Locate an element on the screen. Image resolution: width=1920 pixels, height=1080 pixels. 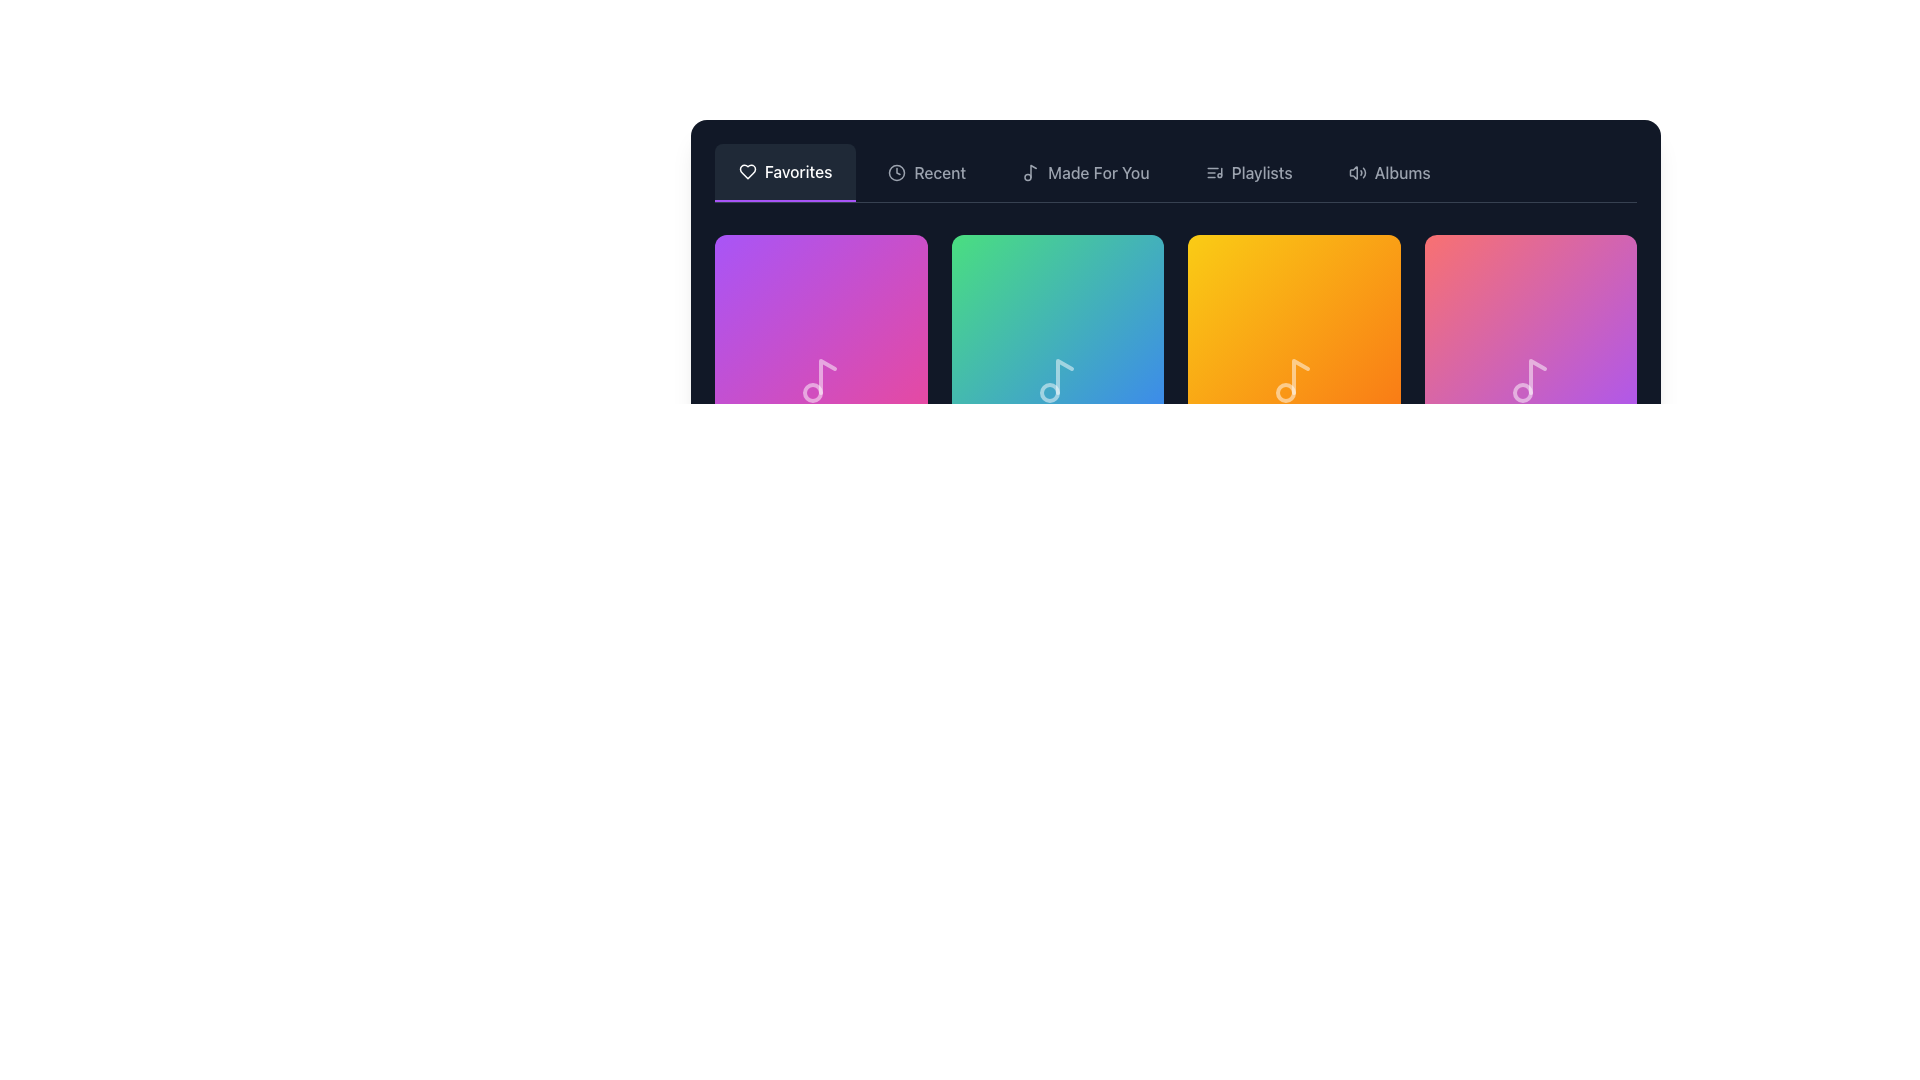
the circular button with three horizontally aligned dots located in the top-right corner of the thumbnail area to observe its hover effects is located at coordinates (1132, 265).